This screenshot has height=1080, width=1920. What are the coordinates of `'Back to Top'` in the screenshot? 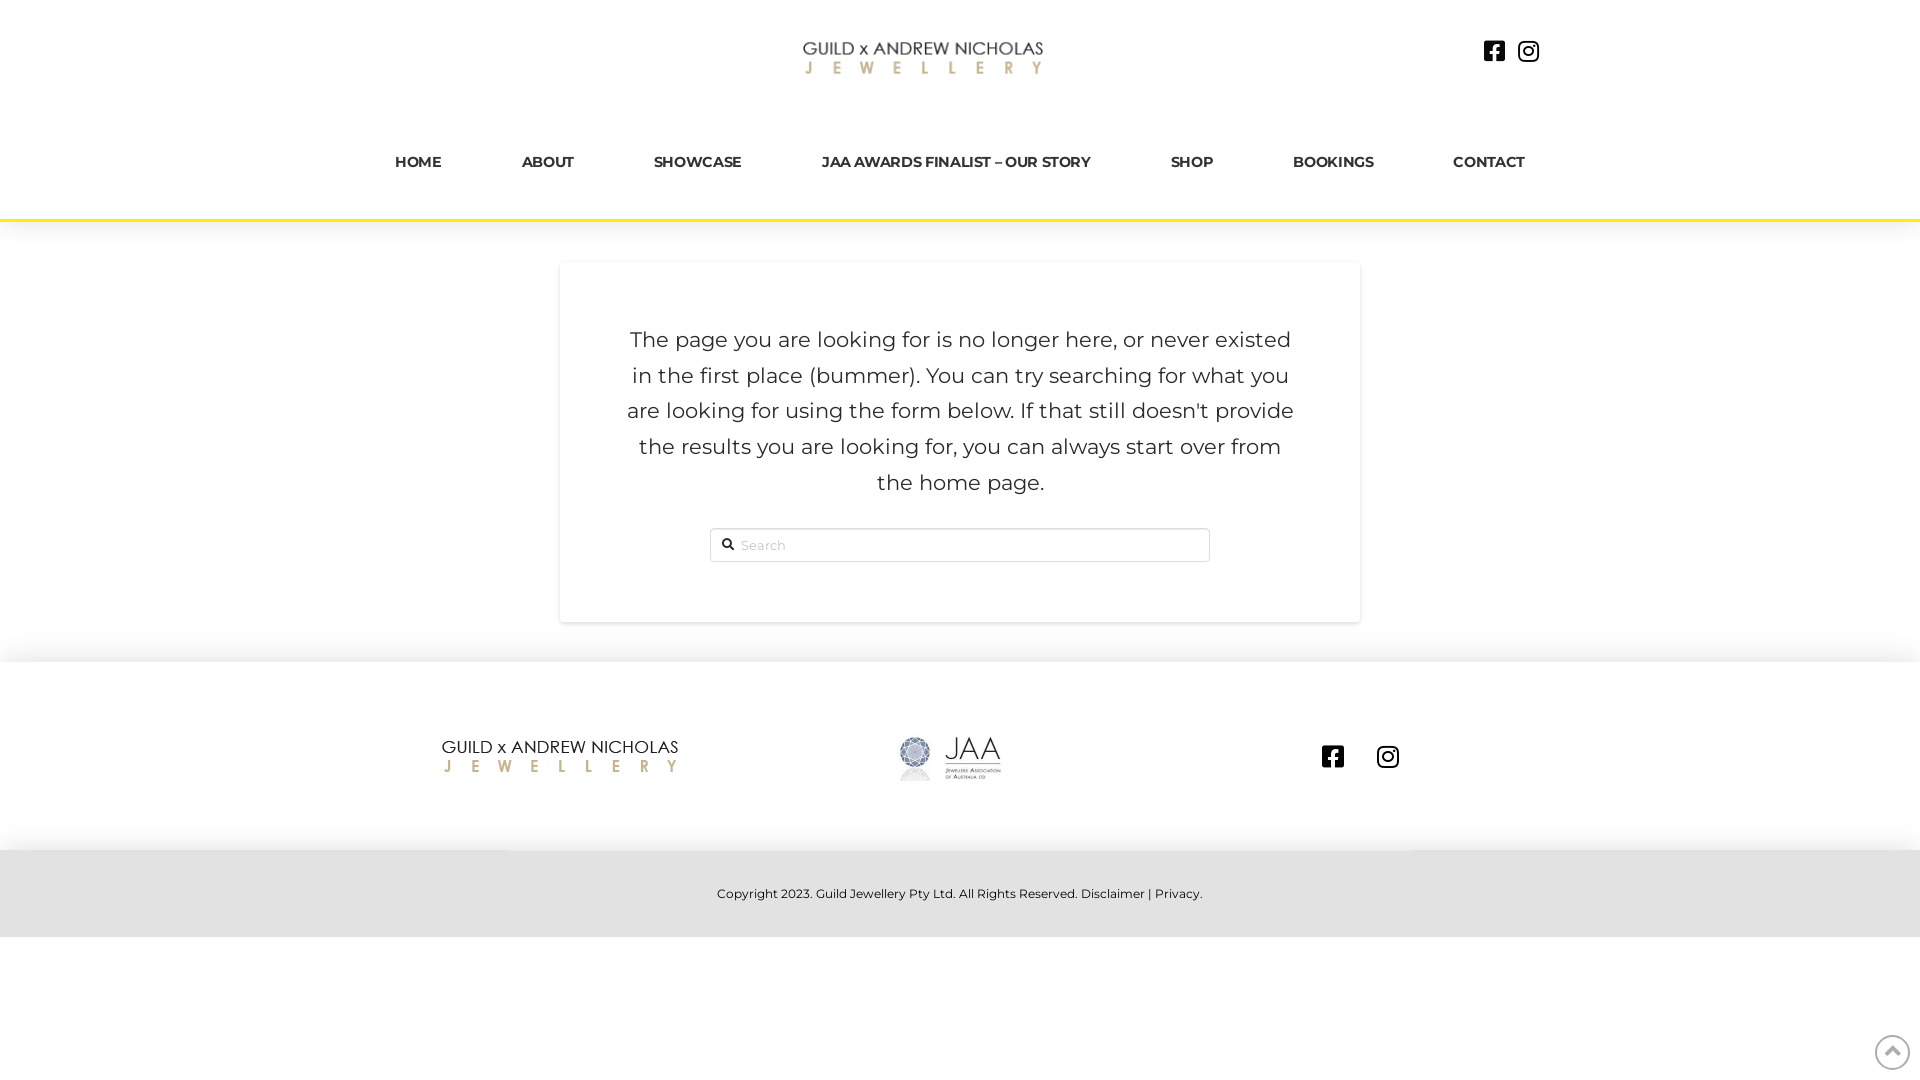 It's located at (1891, 1051).